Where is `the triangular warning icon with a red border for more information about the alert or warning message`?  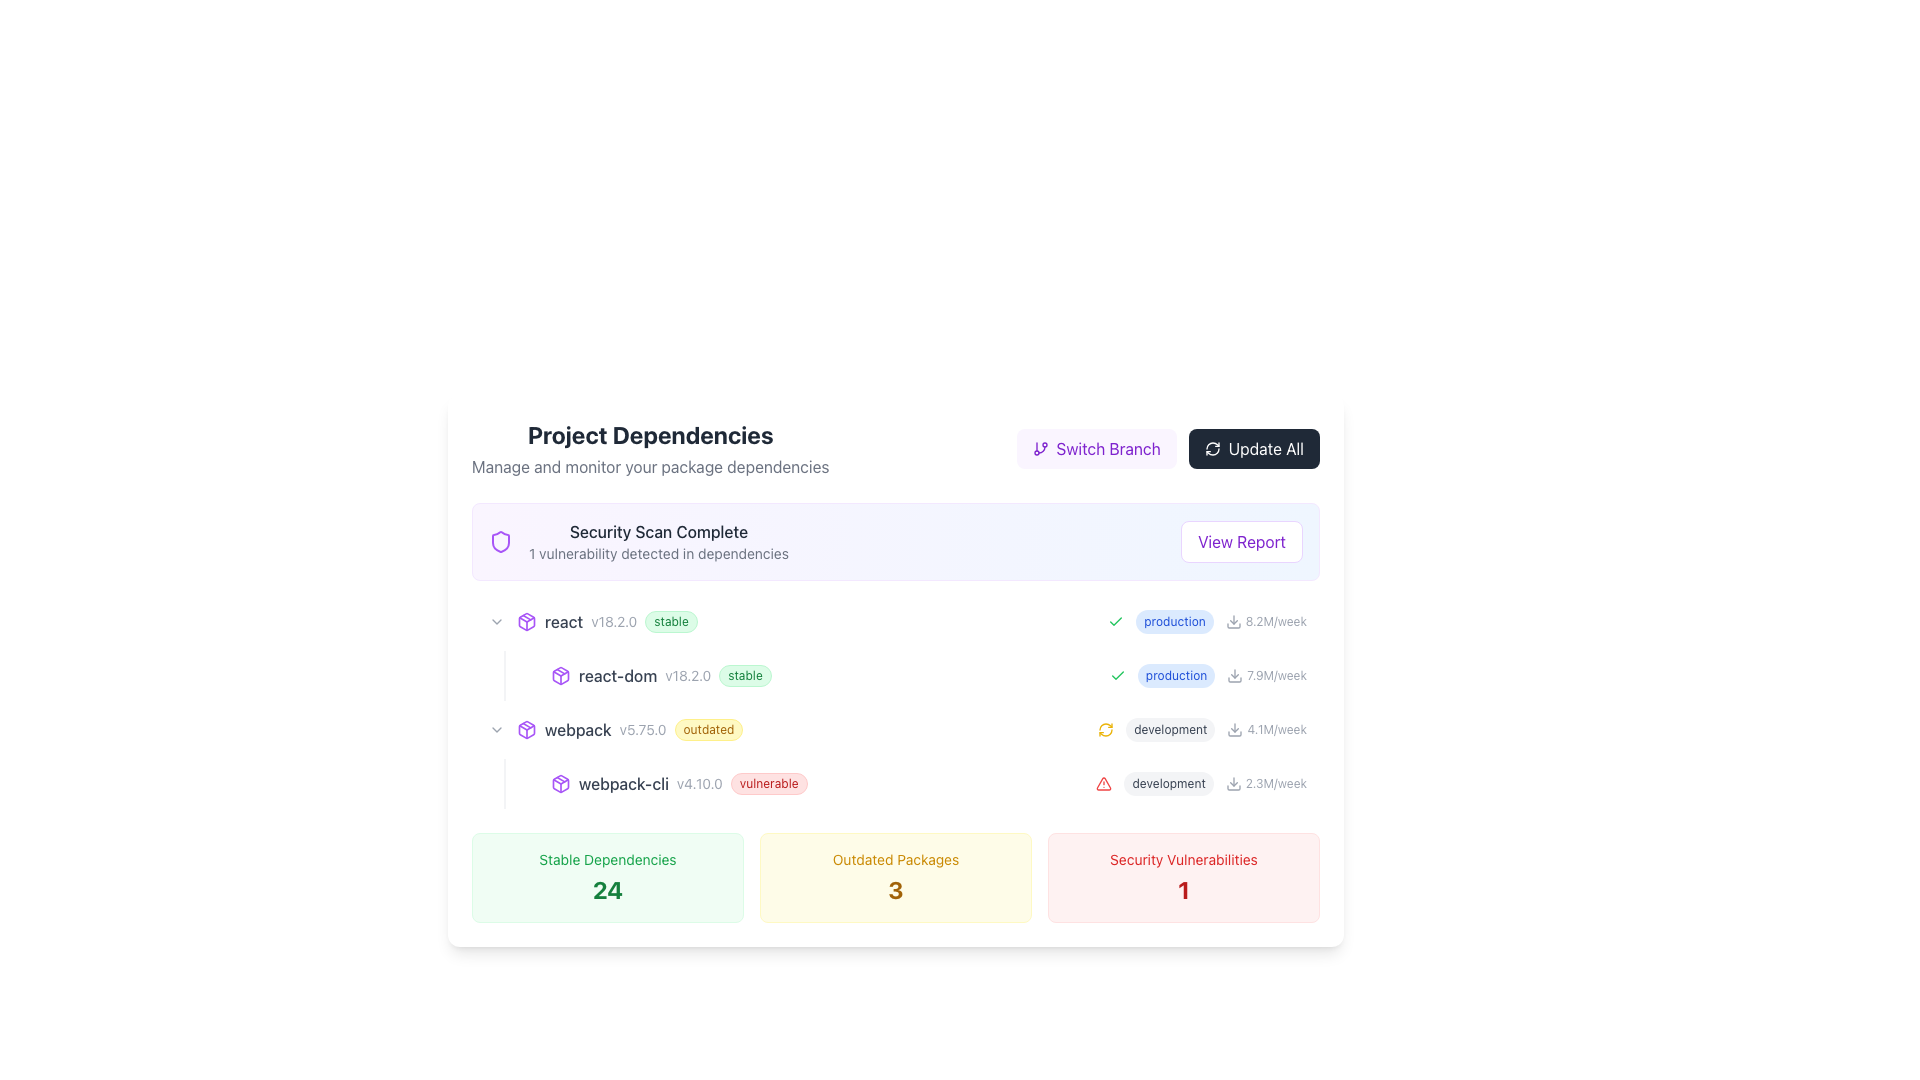
the triangular warning icon with a red border for more information about the alert or warning message is located at coordinates (1103, 782).